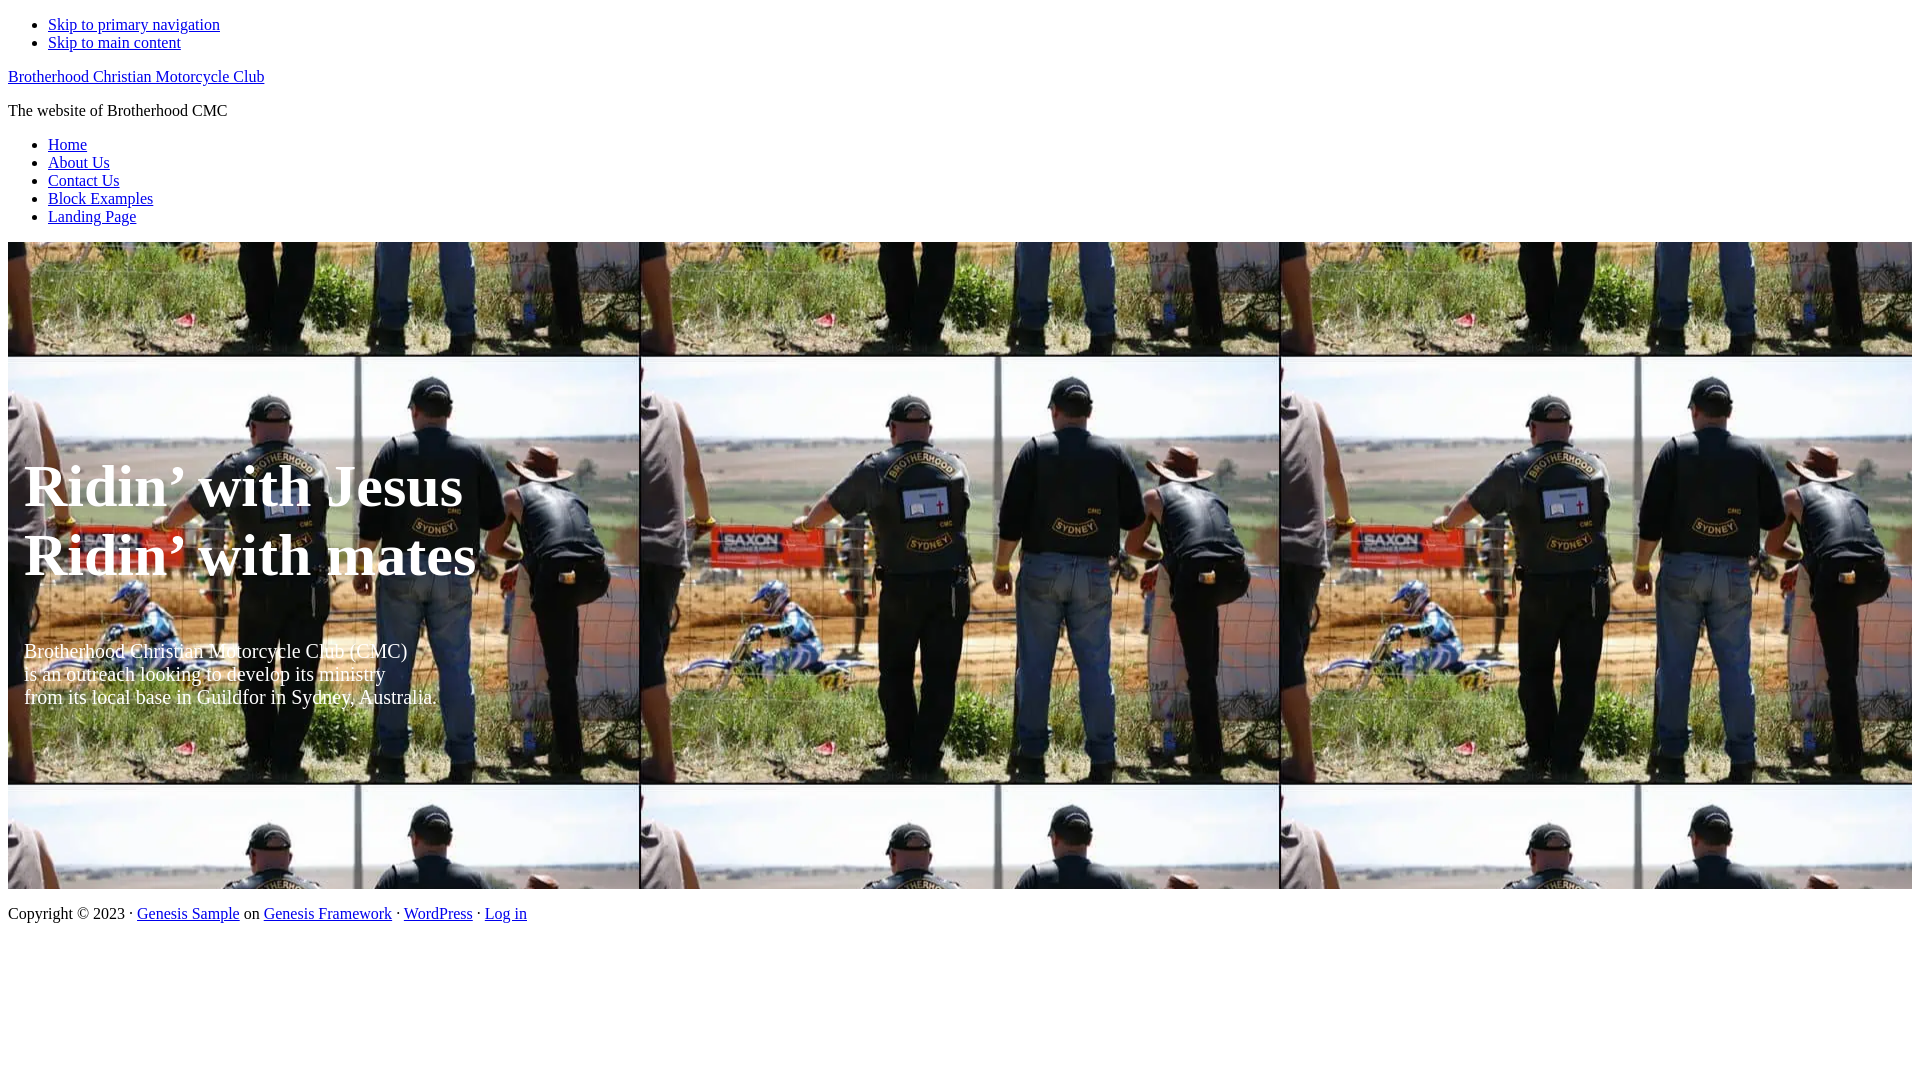 The height and width of the screenshot is (1080, 1920). What do you see at coordinates (437, 913) in the screenshot?
I see `'WordPress'` at bounding box center [437, 913].